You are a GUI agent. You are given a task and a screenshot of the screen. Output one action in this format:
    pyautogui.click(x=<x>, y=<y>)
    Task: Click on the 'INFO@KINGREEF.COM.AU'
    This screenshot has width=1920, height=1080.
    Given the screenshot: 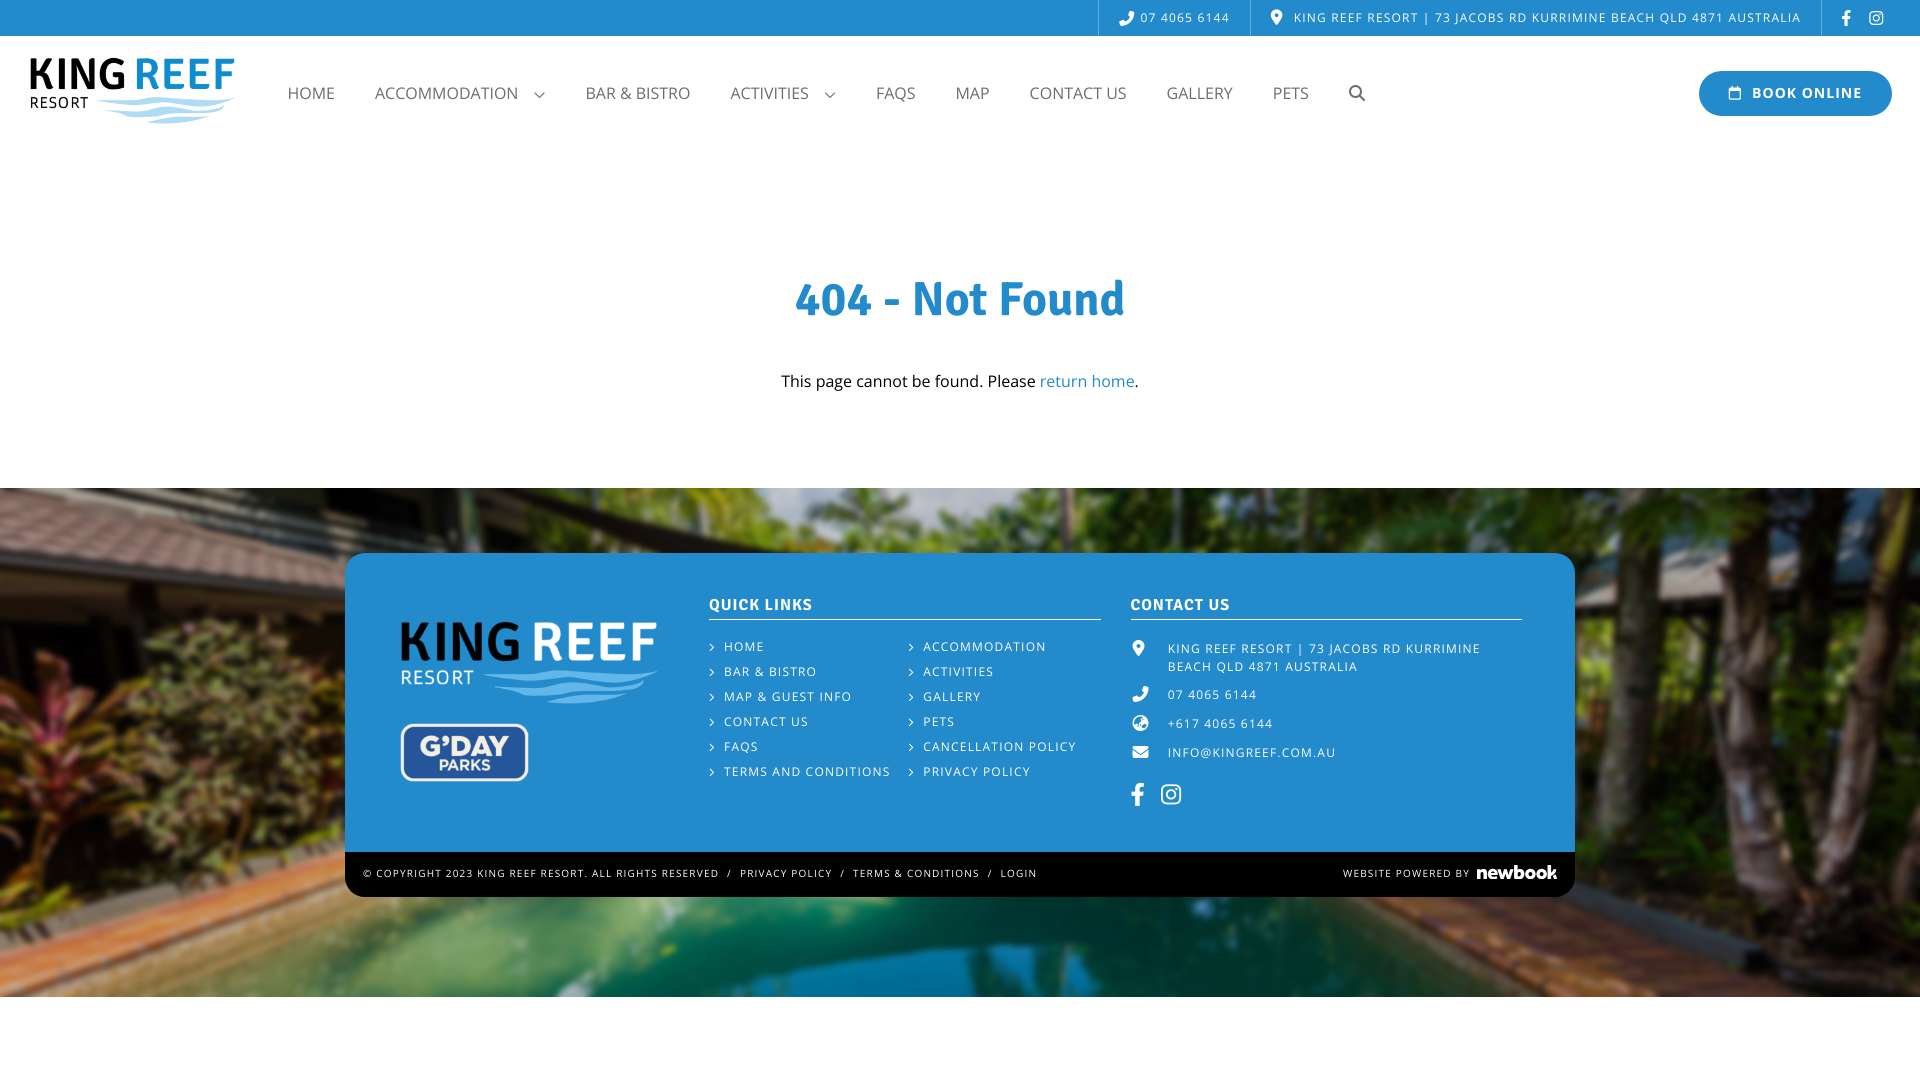 What is the action you would take?
    pyautogui.click(x=1251, y=752)
    